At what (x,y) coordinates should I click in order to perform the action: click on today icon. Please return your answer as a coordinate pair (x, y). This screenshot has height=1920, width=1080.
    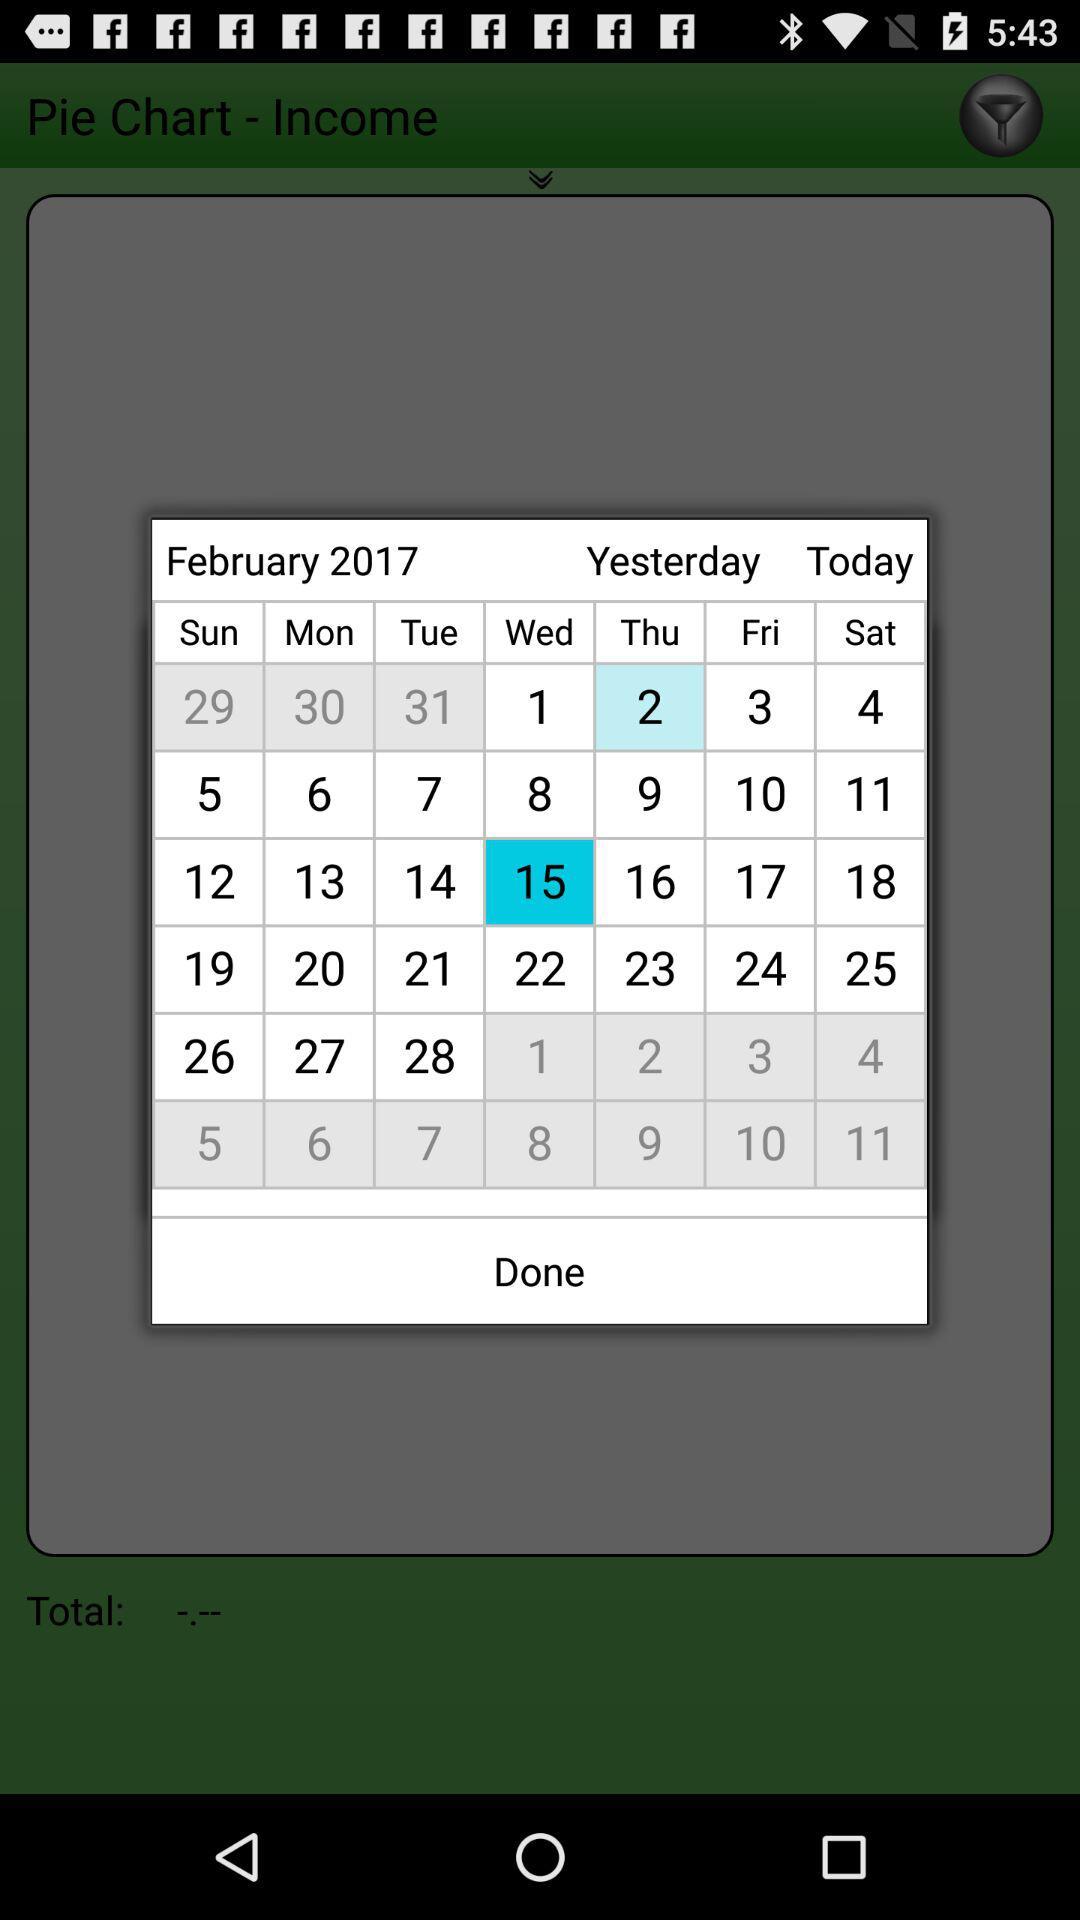
    Looking at the image, I should click on (858, 559).